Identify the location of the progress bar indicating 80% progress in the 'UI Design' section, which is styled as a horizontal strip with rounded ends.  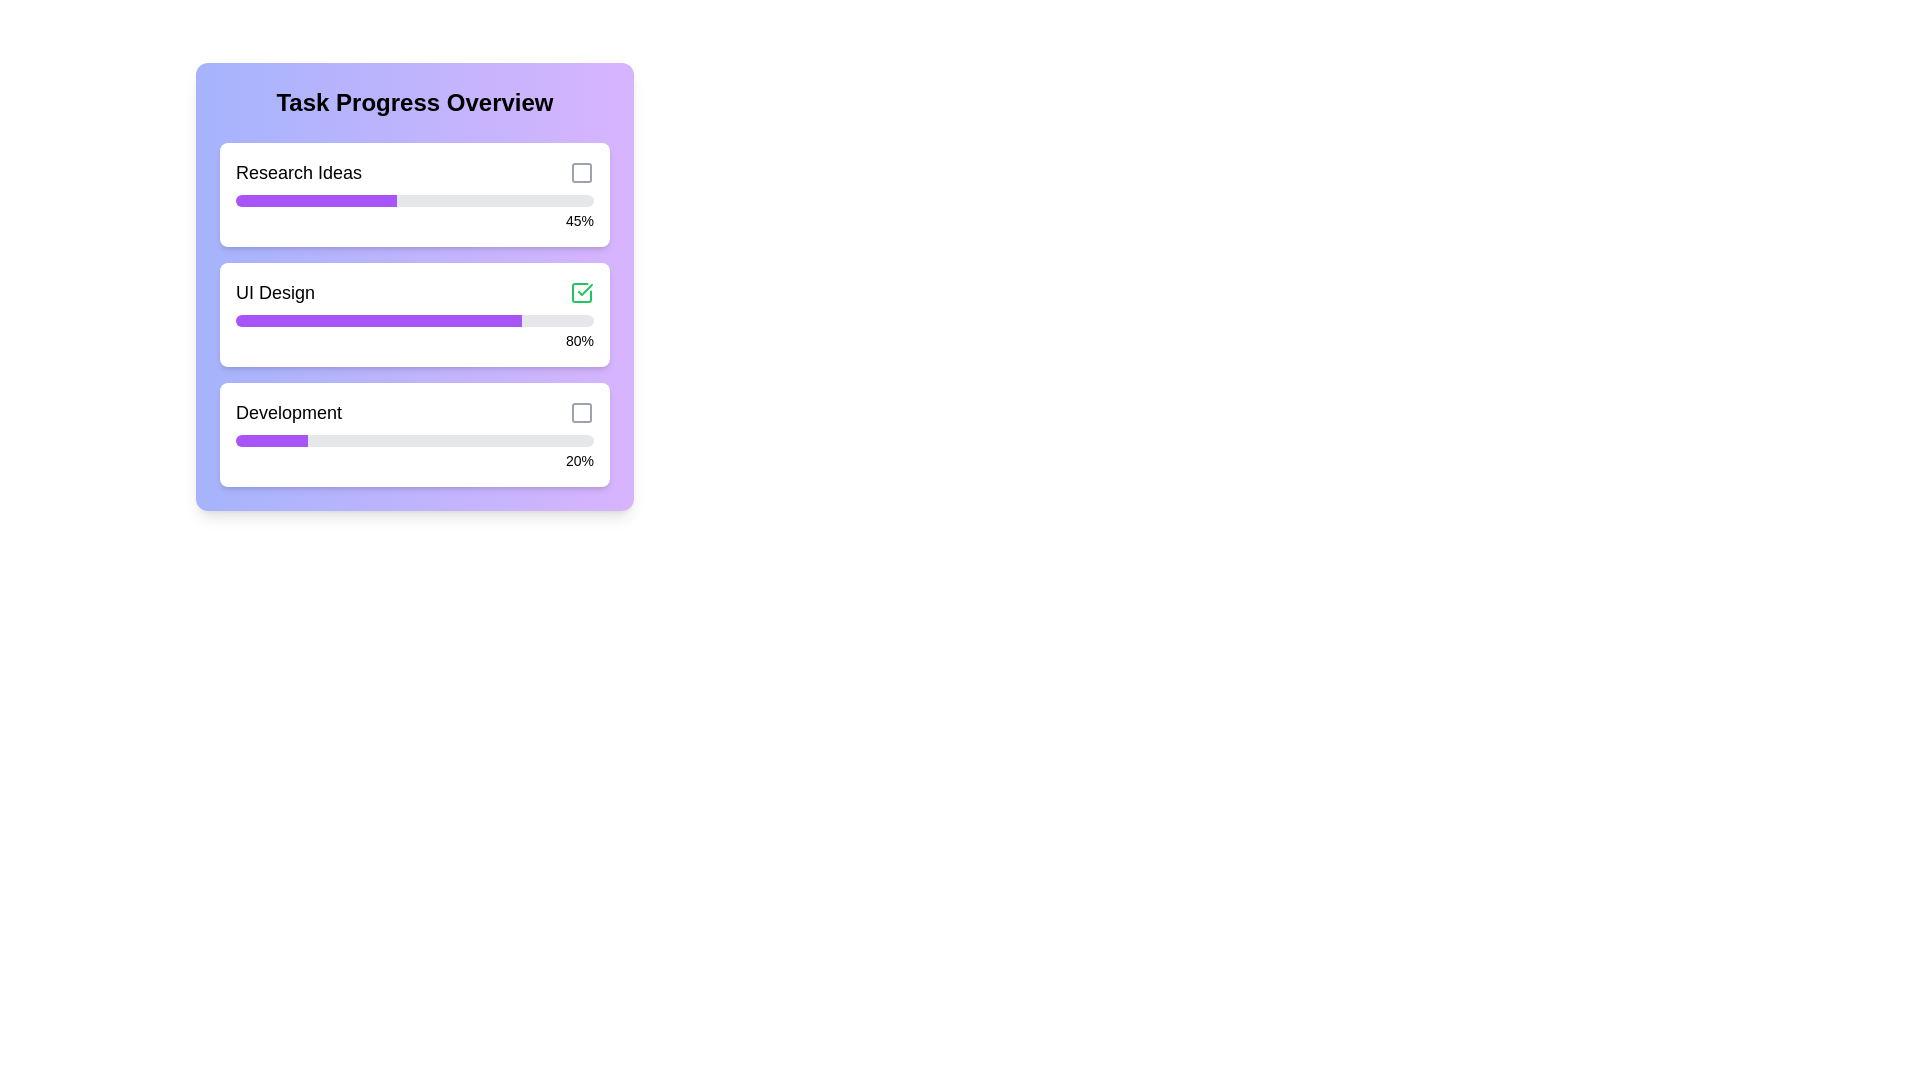
(413, 319).